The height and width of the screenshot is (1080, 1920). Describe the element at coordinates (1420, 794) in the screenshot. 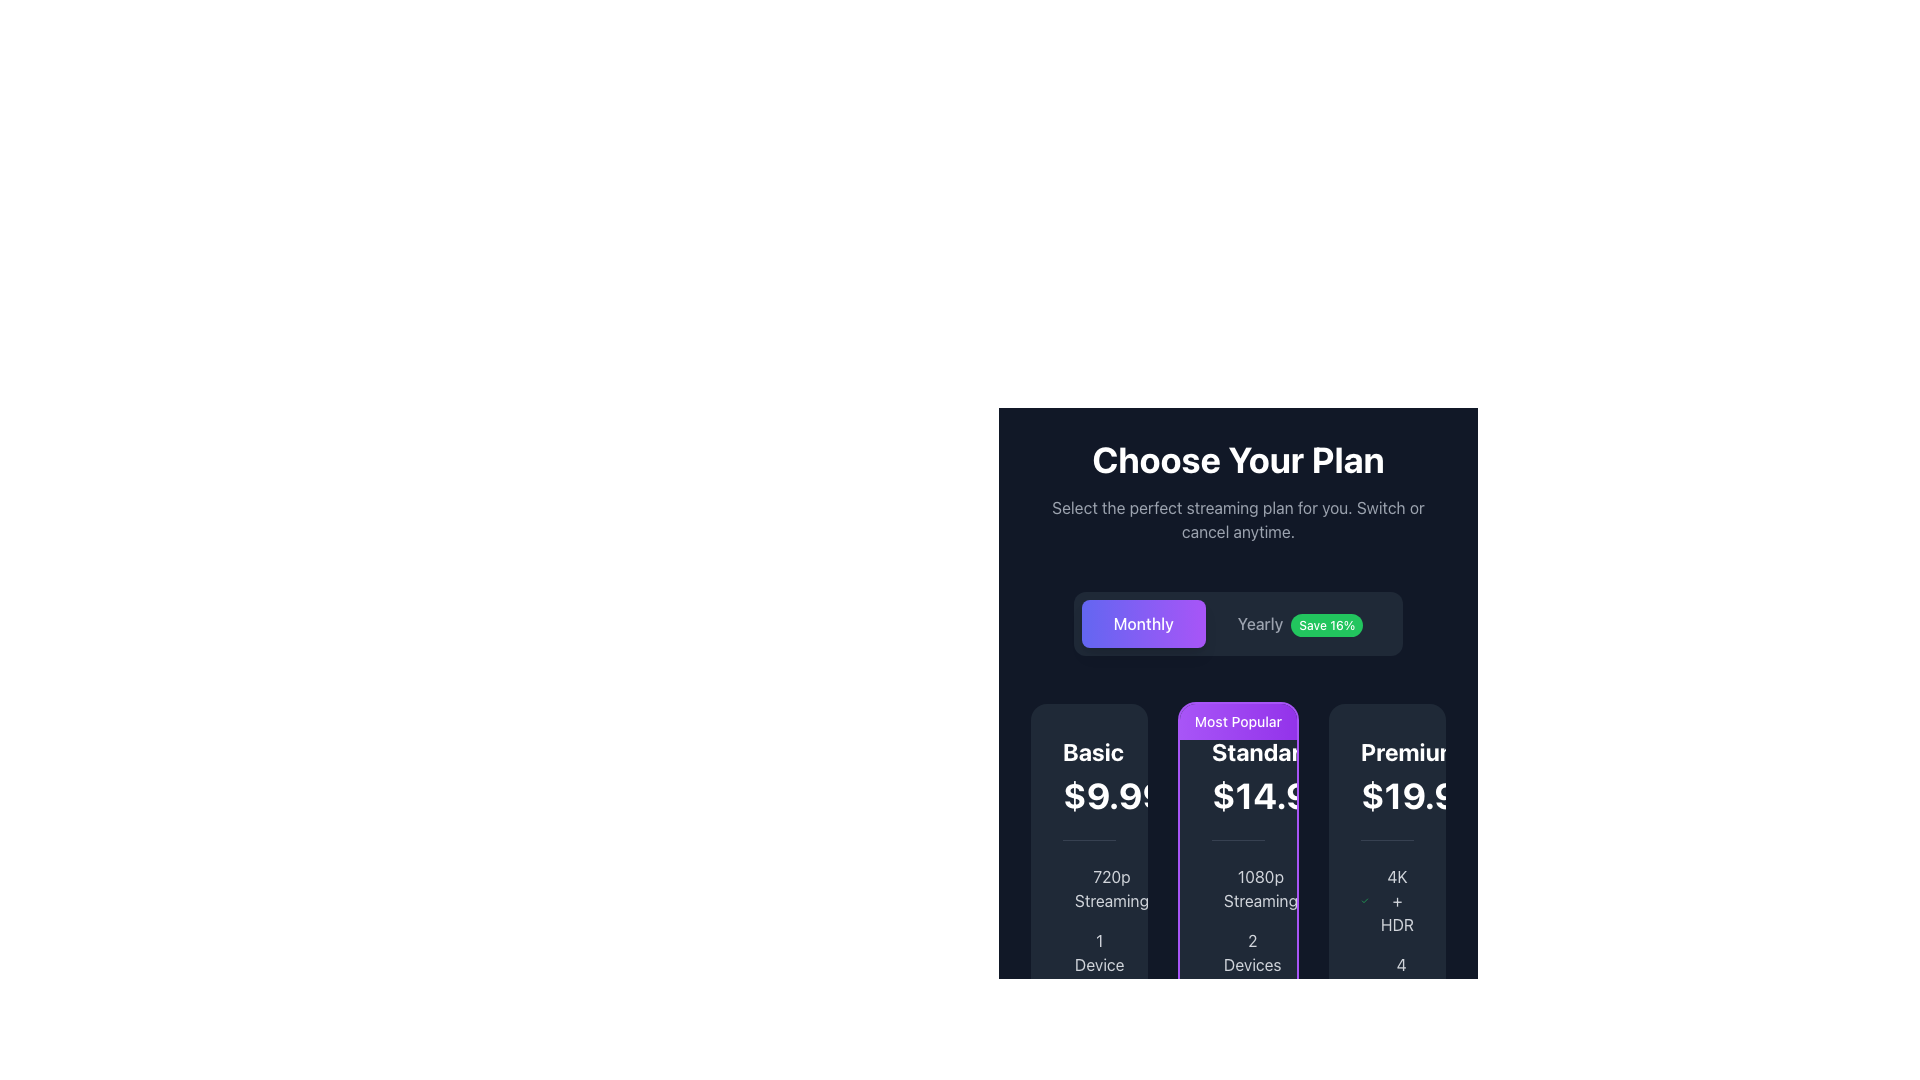

I see `the price label displaying '$19.99' in bold white font, located in the 'Premium' subscription plan section, positioned to the right of the 'Standard' plan section` at that location.